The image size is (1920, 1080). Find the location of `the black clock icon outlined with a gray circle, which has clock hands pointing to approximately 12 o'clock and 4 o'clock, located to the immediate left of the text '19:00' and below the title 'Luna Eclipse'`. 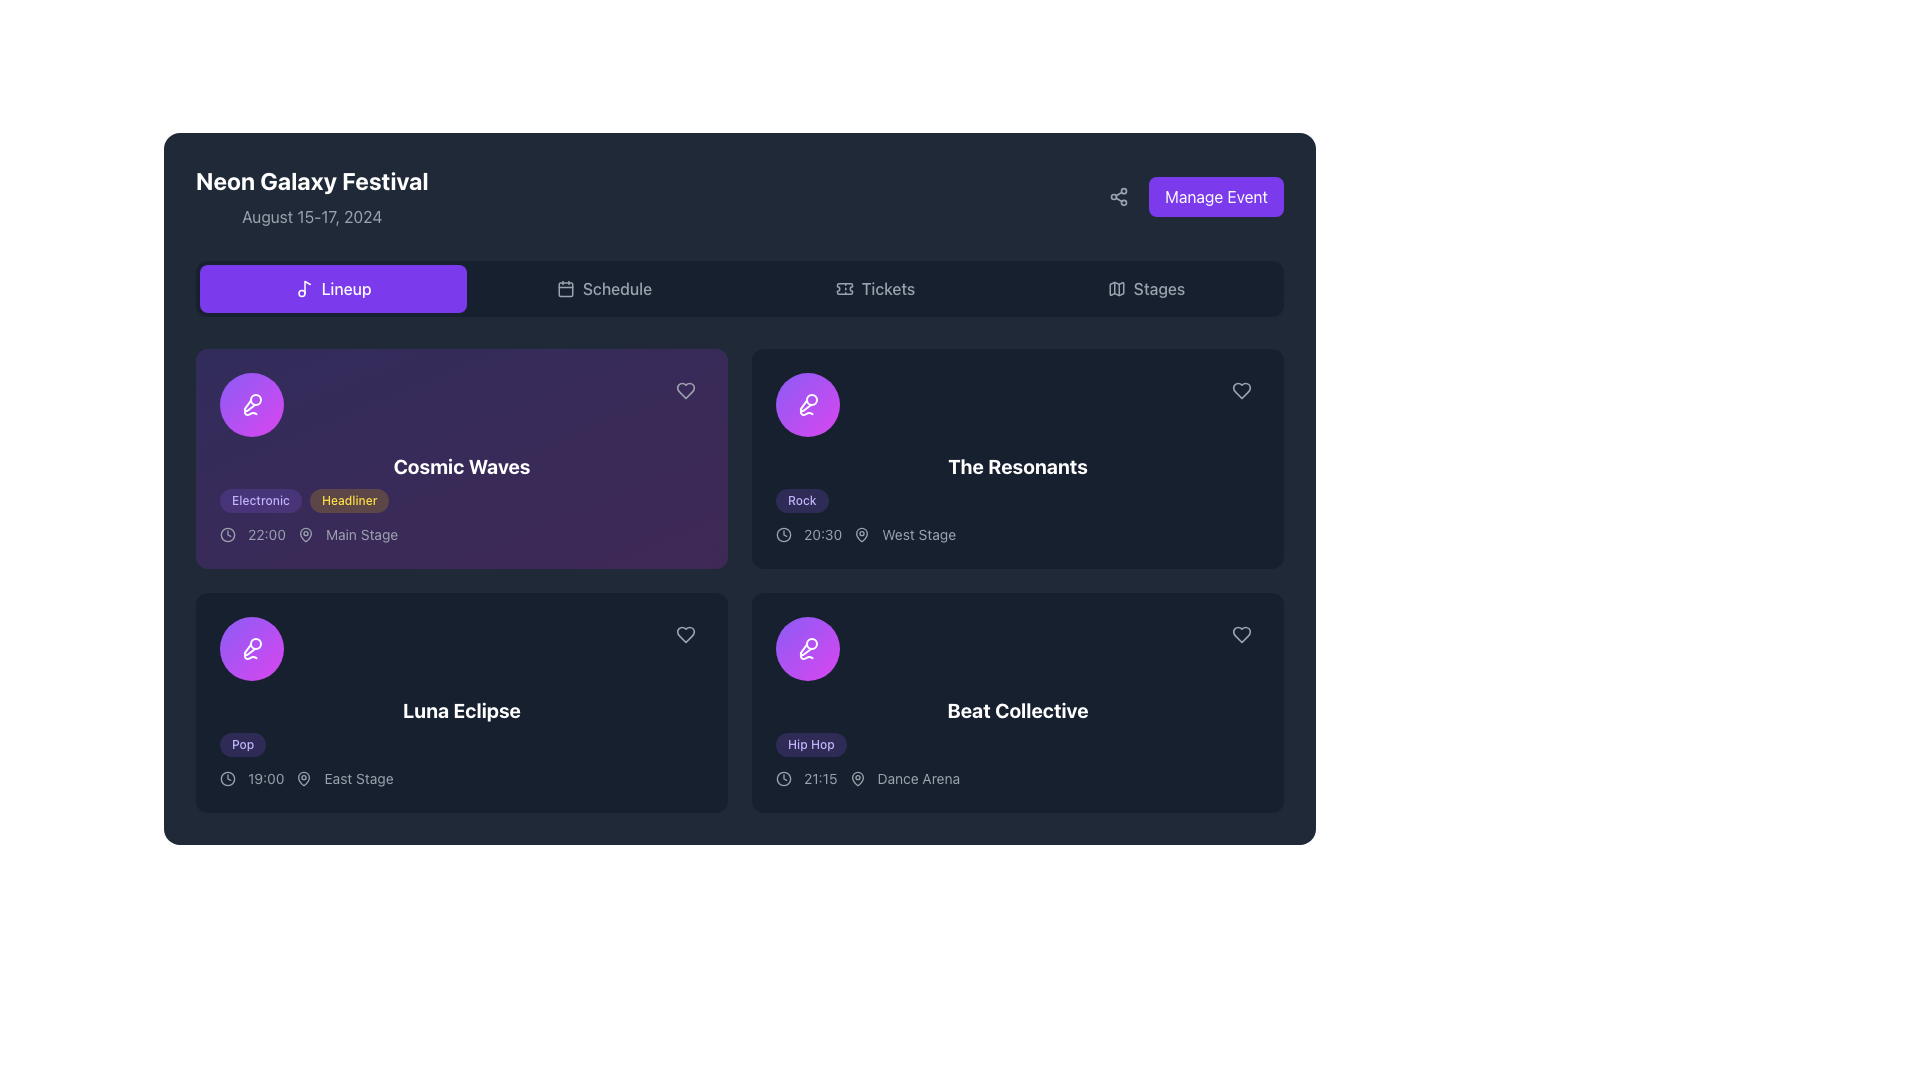

the black clock icon outlined with a gray circle, which has clock hands pointing to approximately 12 o'clock and 4 o'clock, located to the immediate left of the text '19:00' and below the title 'Luna Eclipse' is located at coordinates (227, 778).